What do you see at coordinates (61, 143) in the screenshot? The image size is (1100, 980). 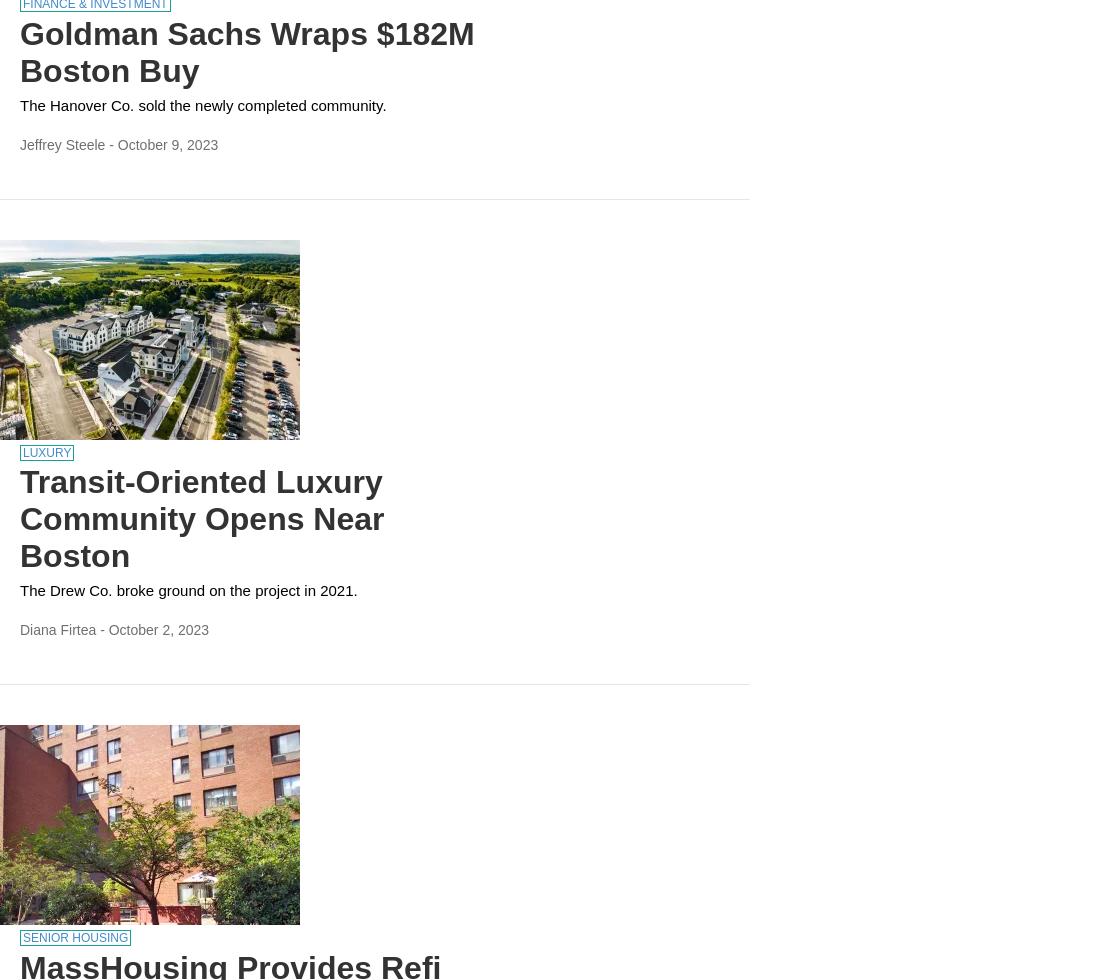 I see `'Jeffrey Steele'` at bounding box center [61, 143].